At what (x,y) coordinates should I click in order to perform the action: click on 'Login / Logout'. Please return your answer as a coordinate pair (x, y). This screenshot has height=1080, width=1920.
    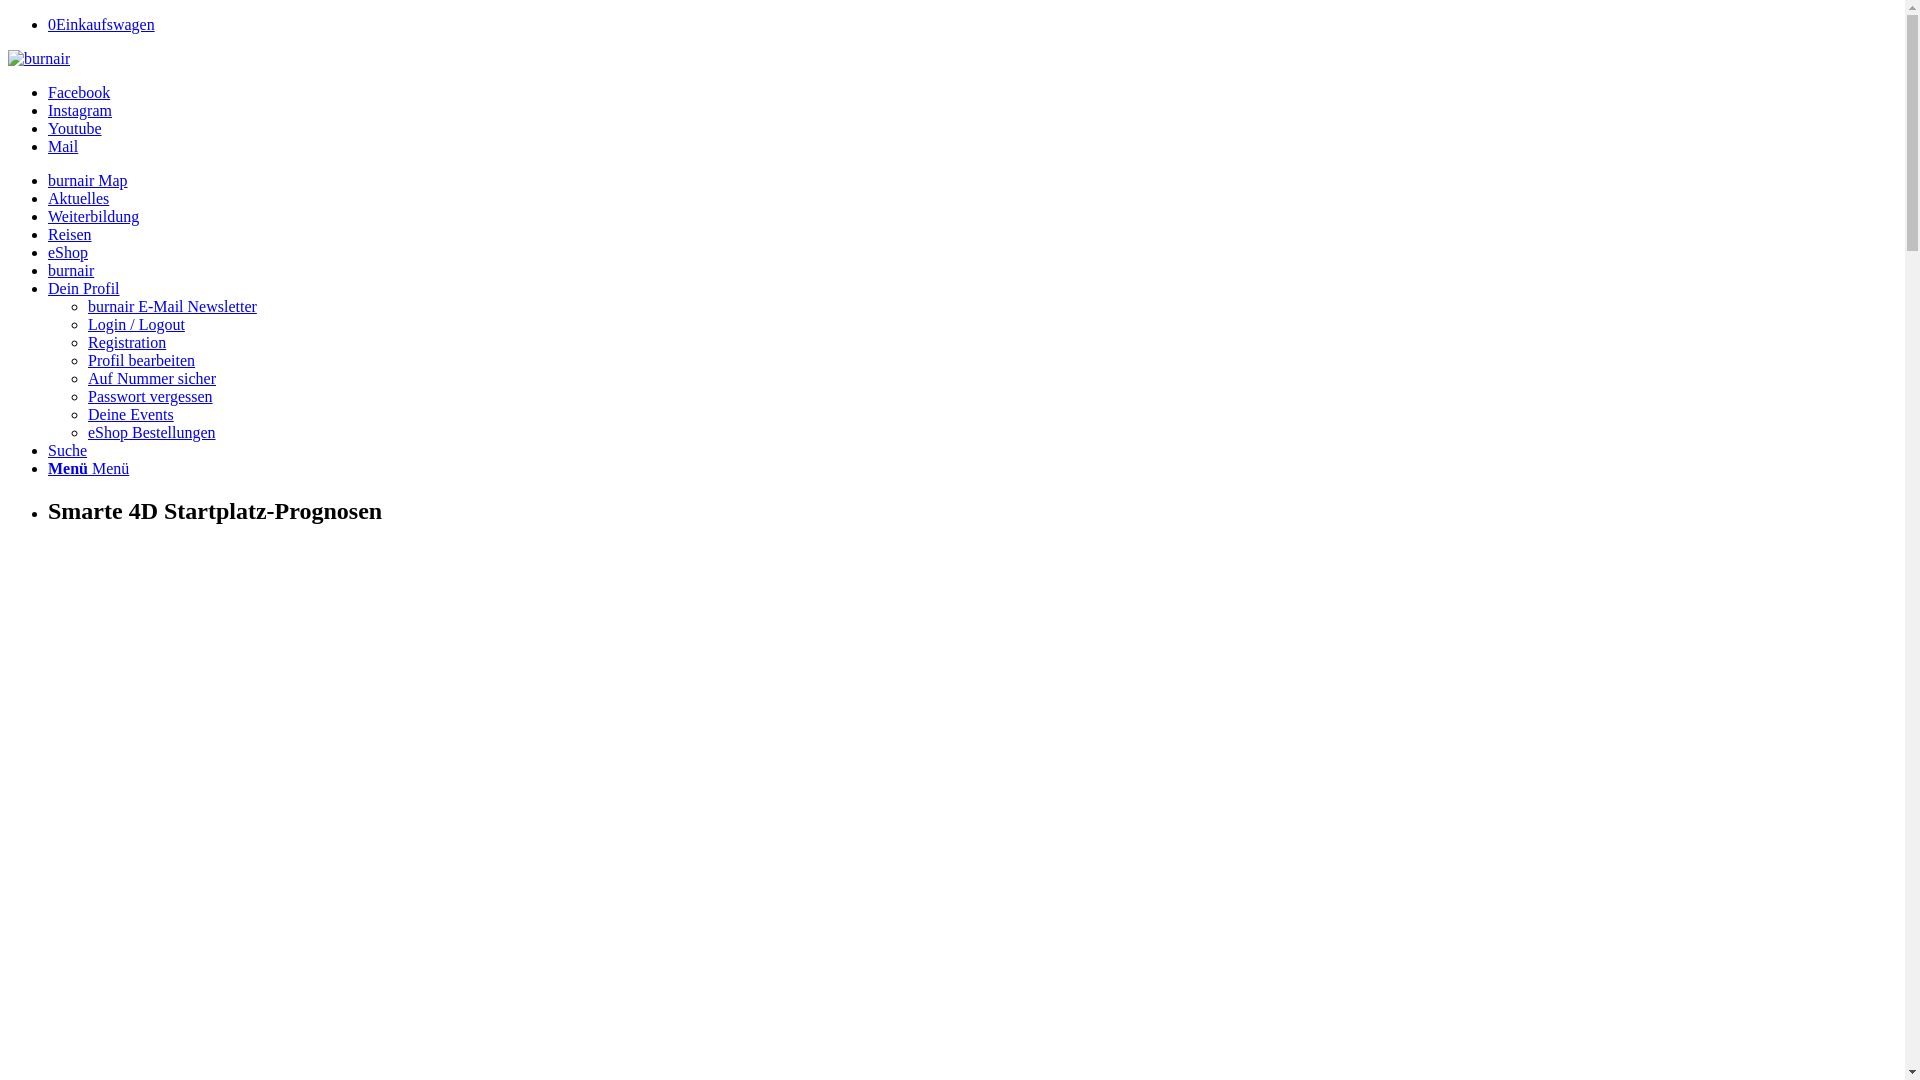
    Looking at the image, I should click on (135, 323).